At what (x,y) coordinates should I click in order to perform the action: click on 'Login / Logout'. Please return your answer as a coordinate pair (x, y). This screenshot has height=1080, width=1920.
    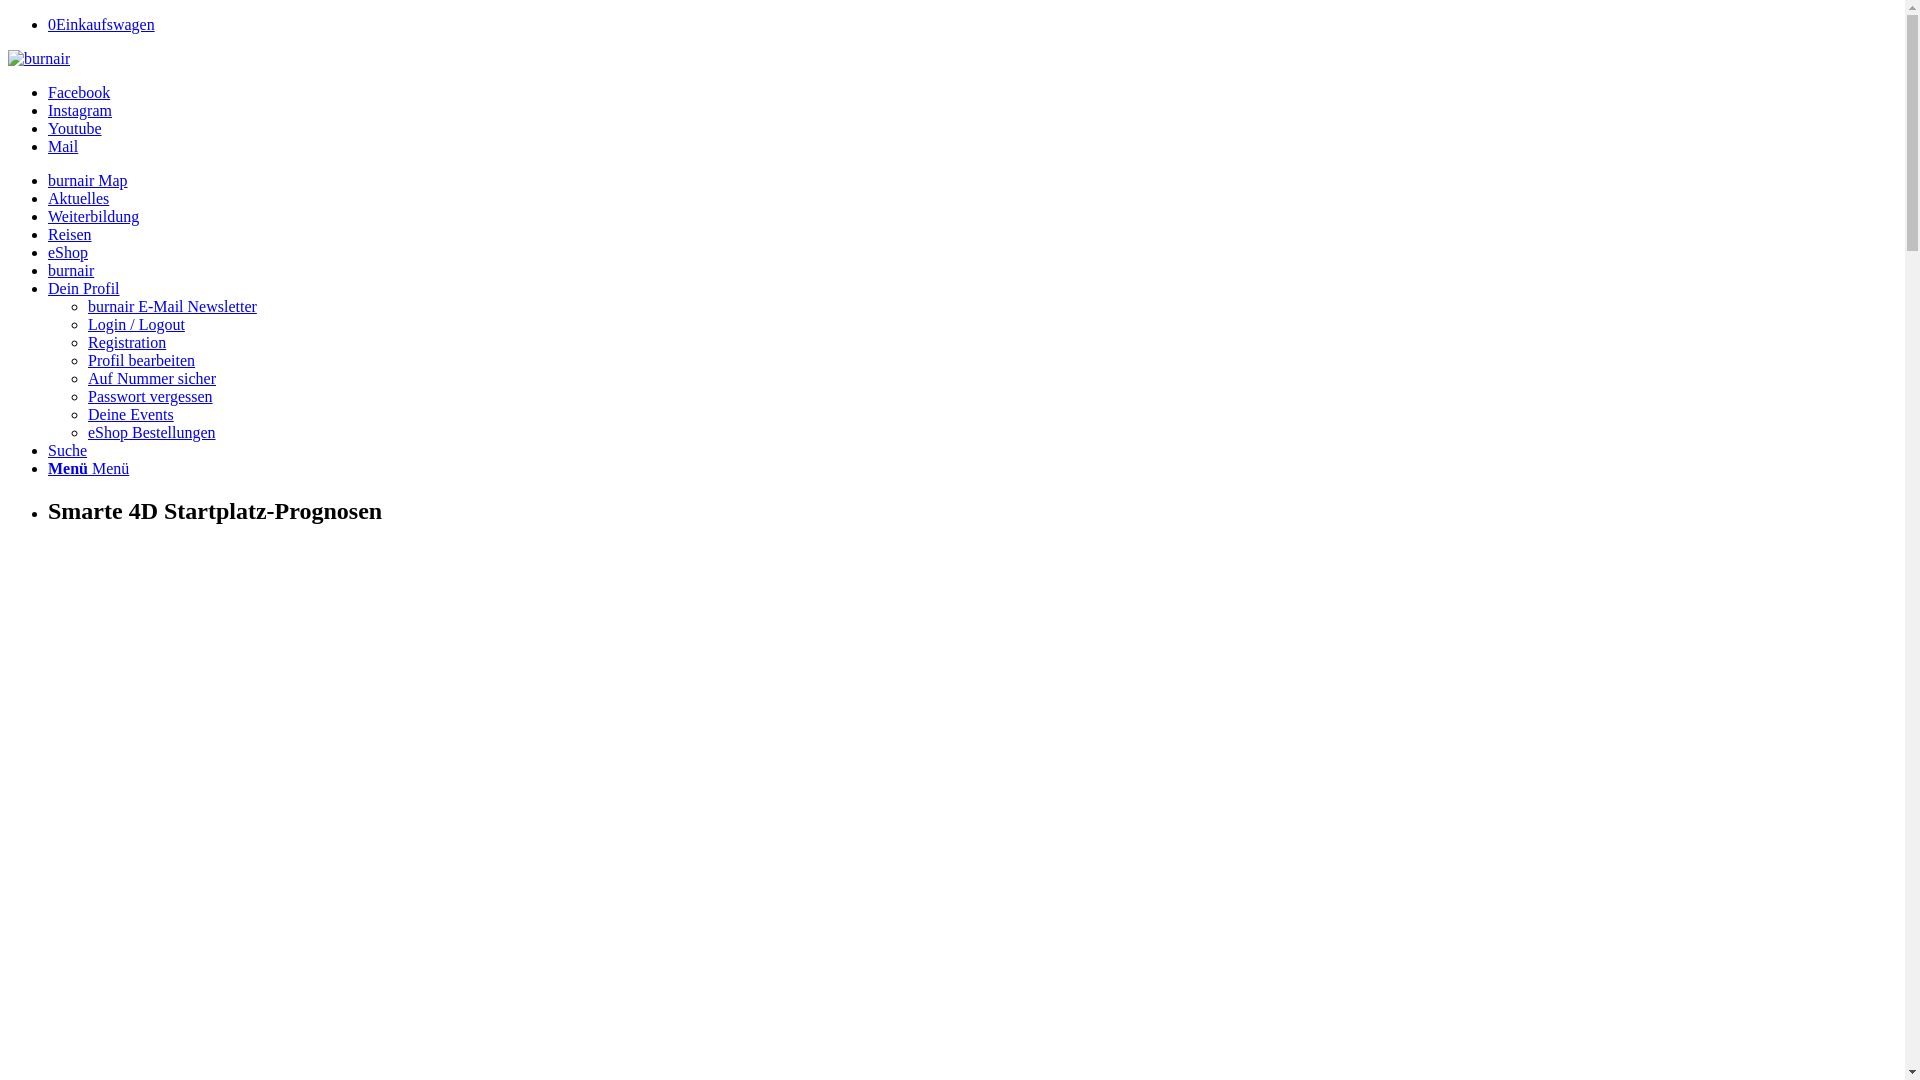
    Looking at the image, I should click on (135, 323).